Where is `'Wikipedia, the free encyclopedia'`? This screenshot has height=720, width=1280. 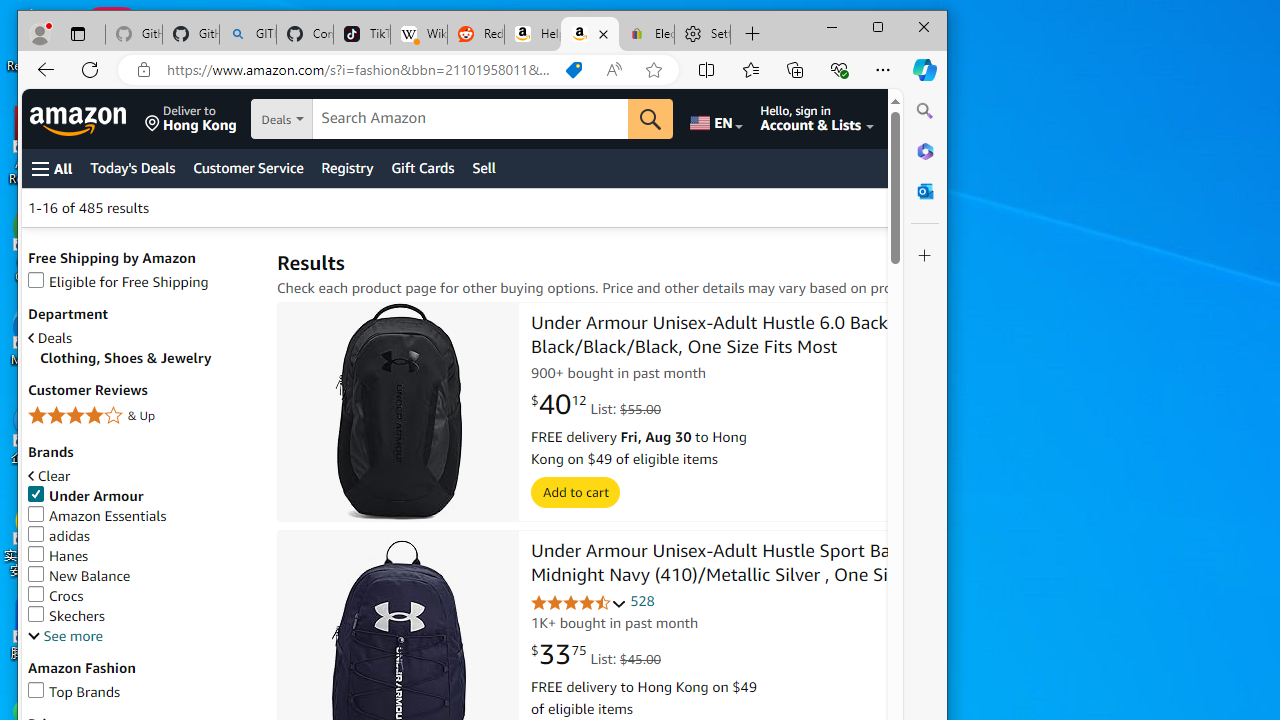 'Wikipedia, the free encyclopedia' is located at coordinates (417, 34).